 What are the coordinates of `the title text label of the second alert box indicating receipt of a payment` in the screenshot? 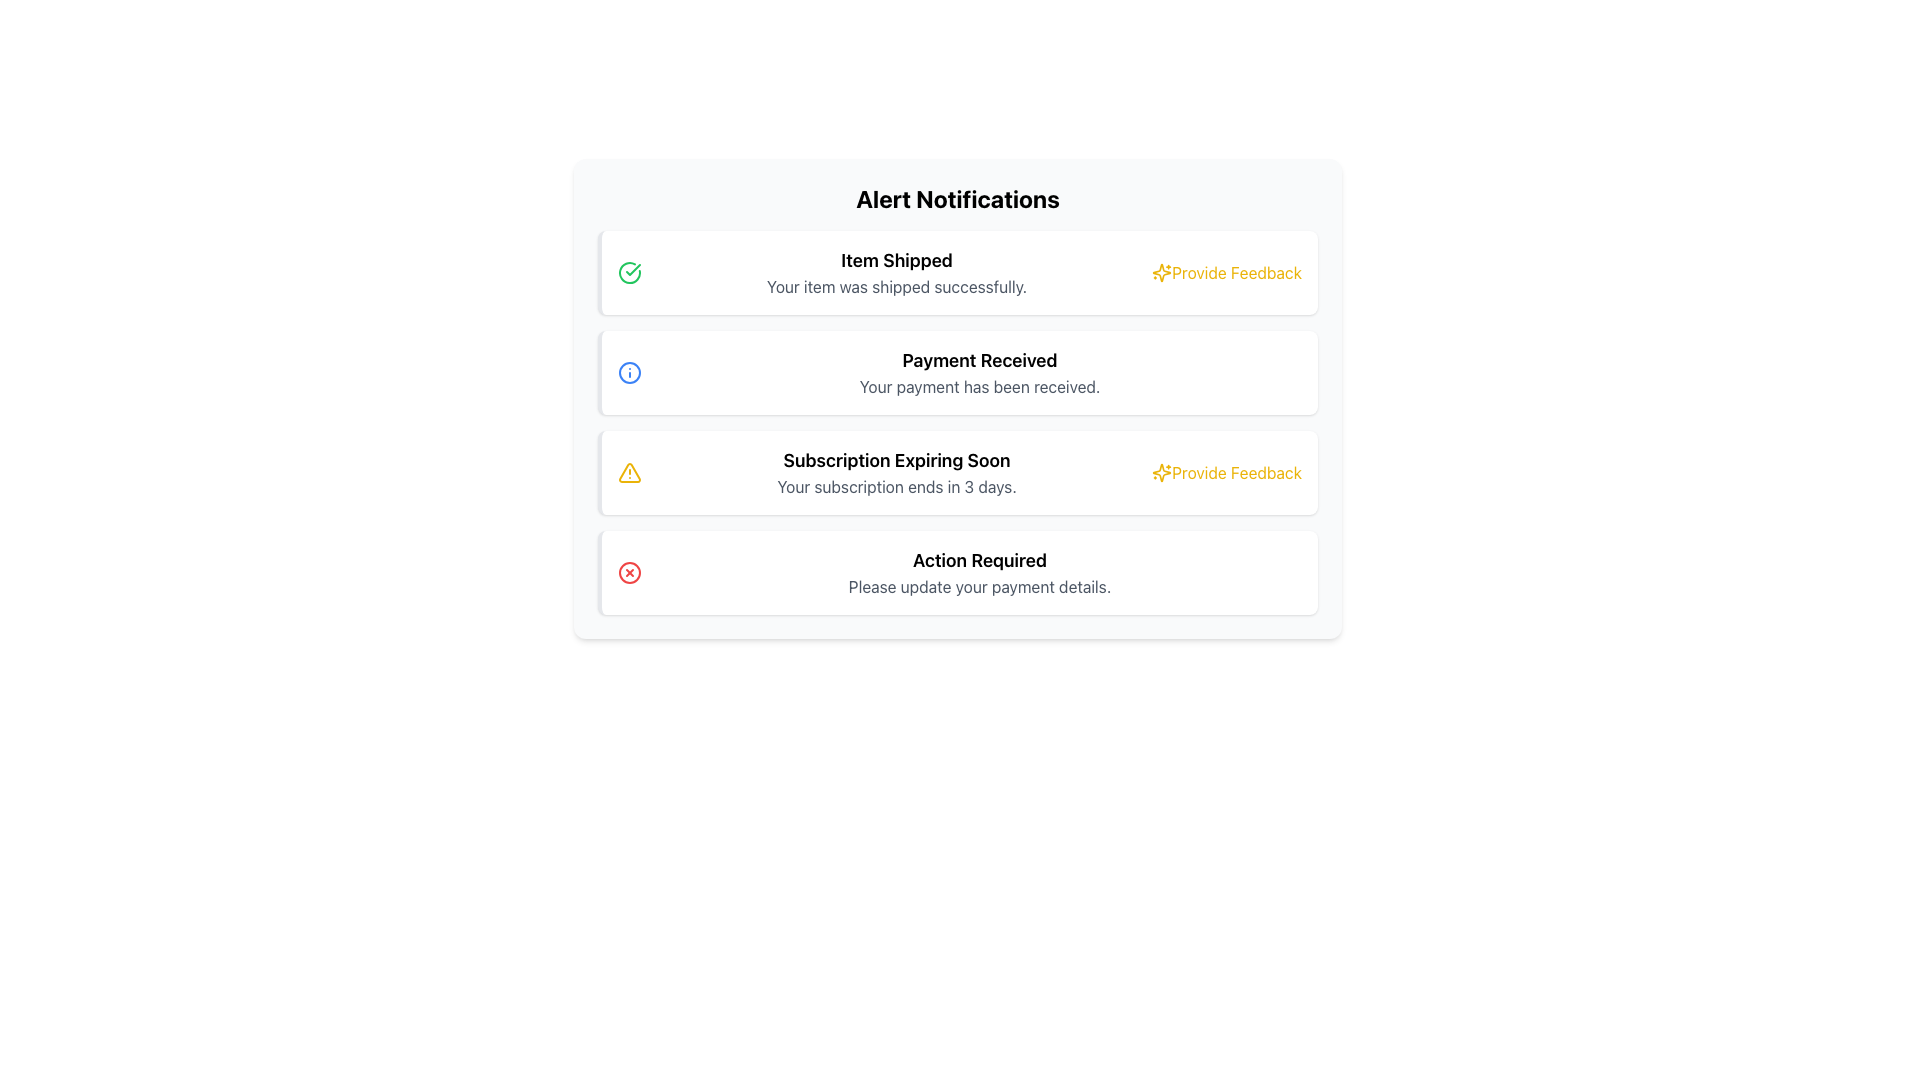 It's located at (979, 361).